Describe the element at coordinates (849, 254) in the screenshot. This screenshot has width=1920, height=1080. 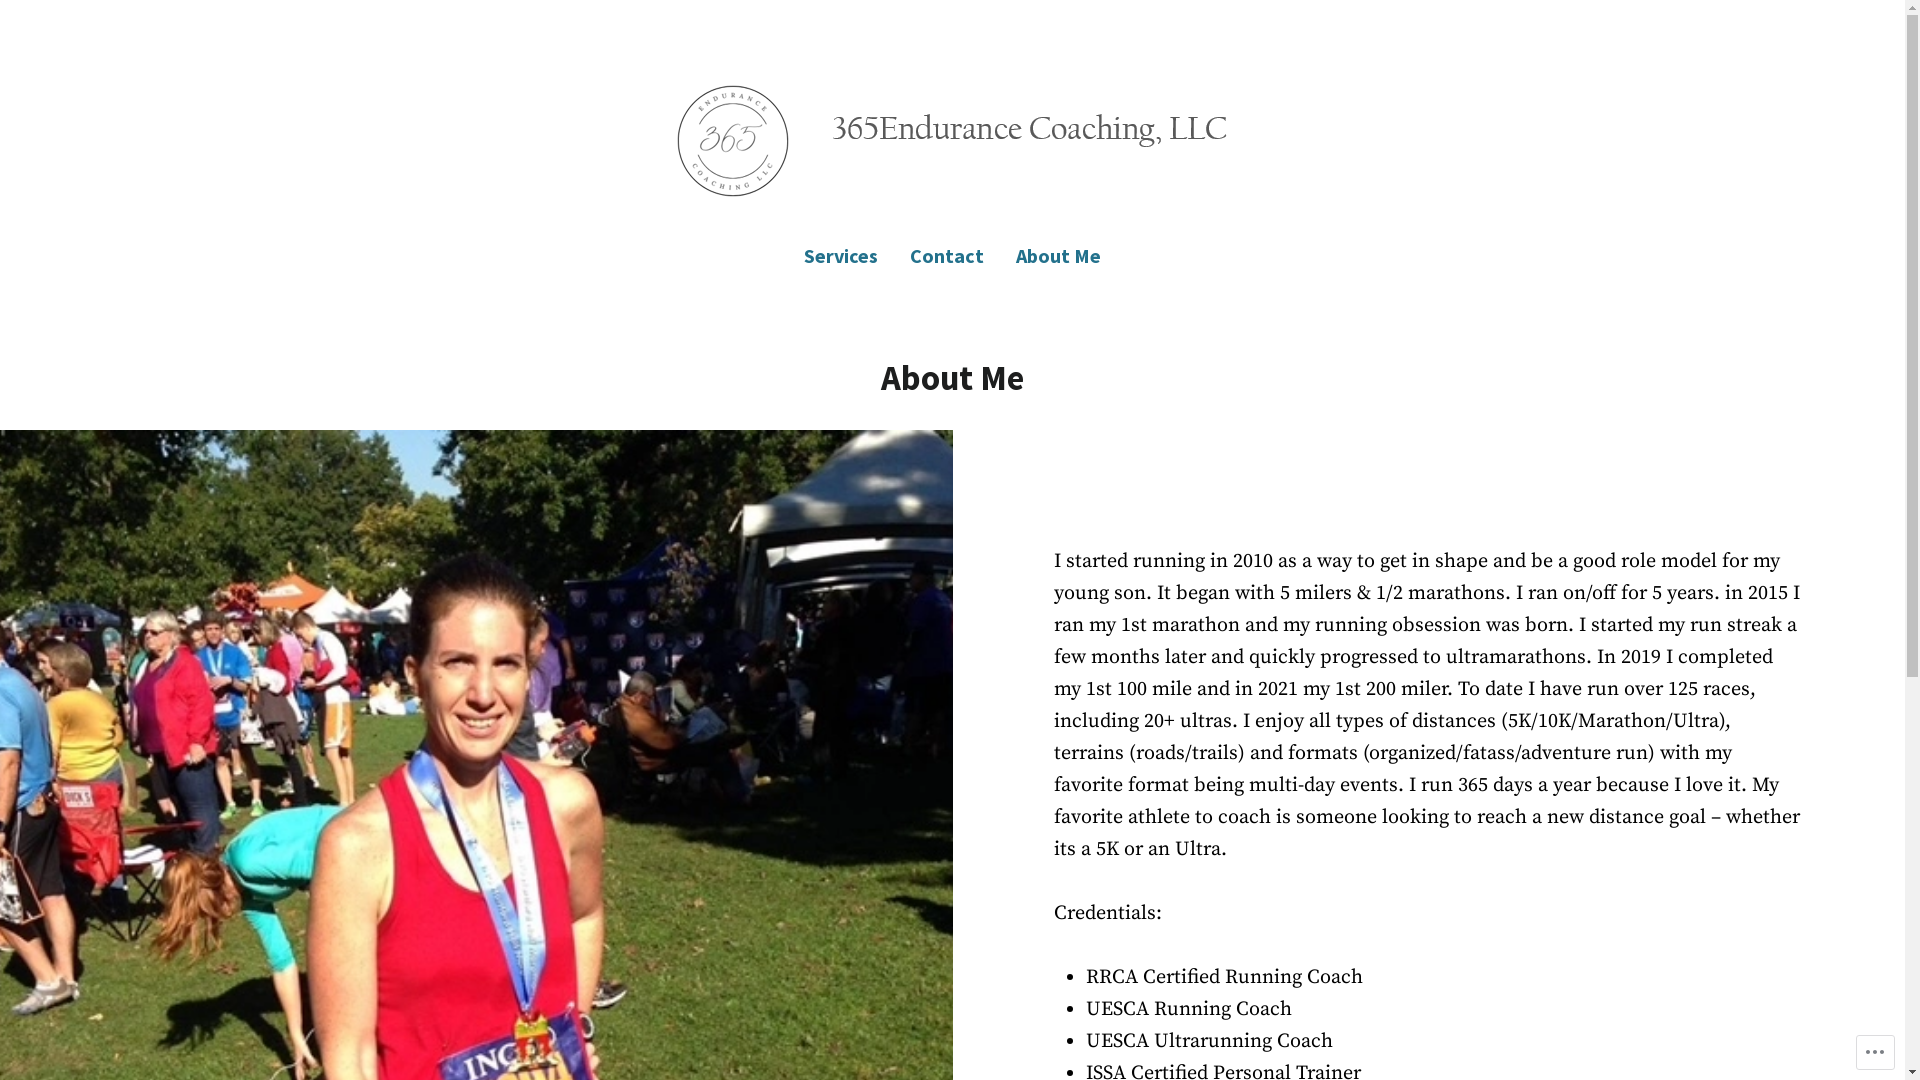
I see `'Services'` at that location.